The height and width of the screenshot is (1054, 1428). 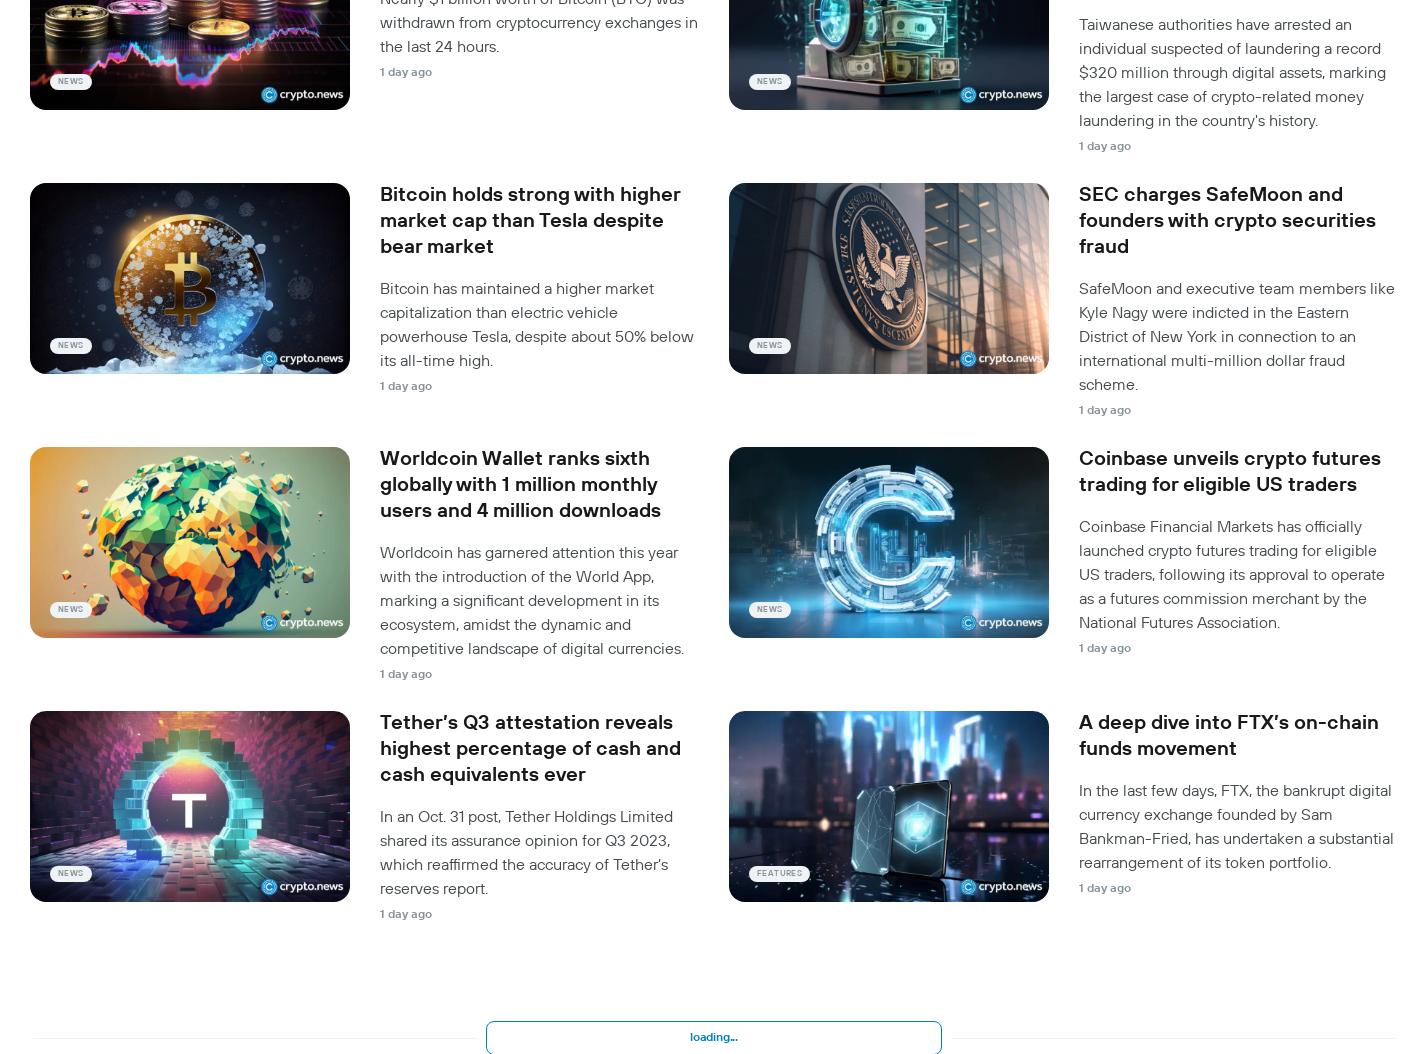 I want to click on 'Worldcoin Wallet ranks sixth globally with 1 million monthly users and 4 million downloads', so click(x=520, y=483).